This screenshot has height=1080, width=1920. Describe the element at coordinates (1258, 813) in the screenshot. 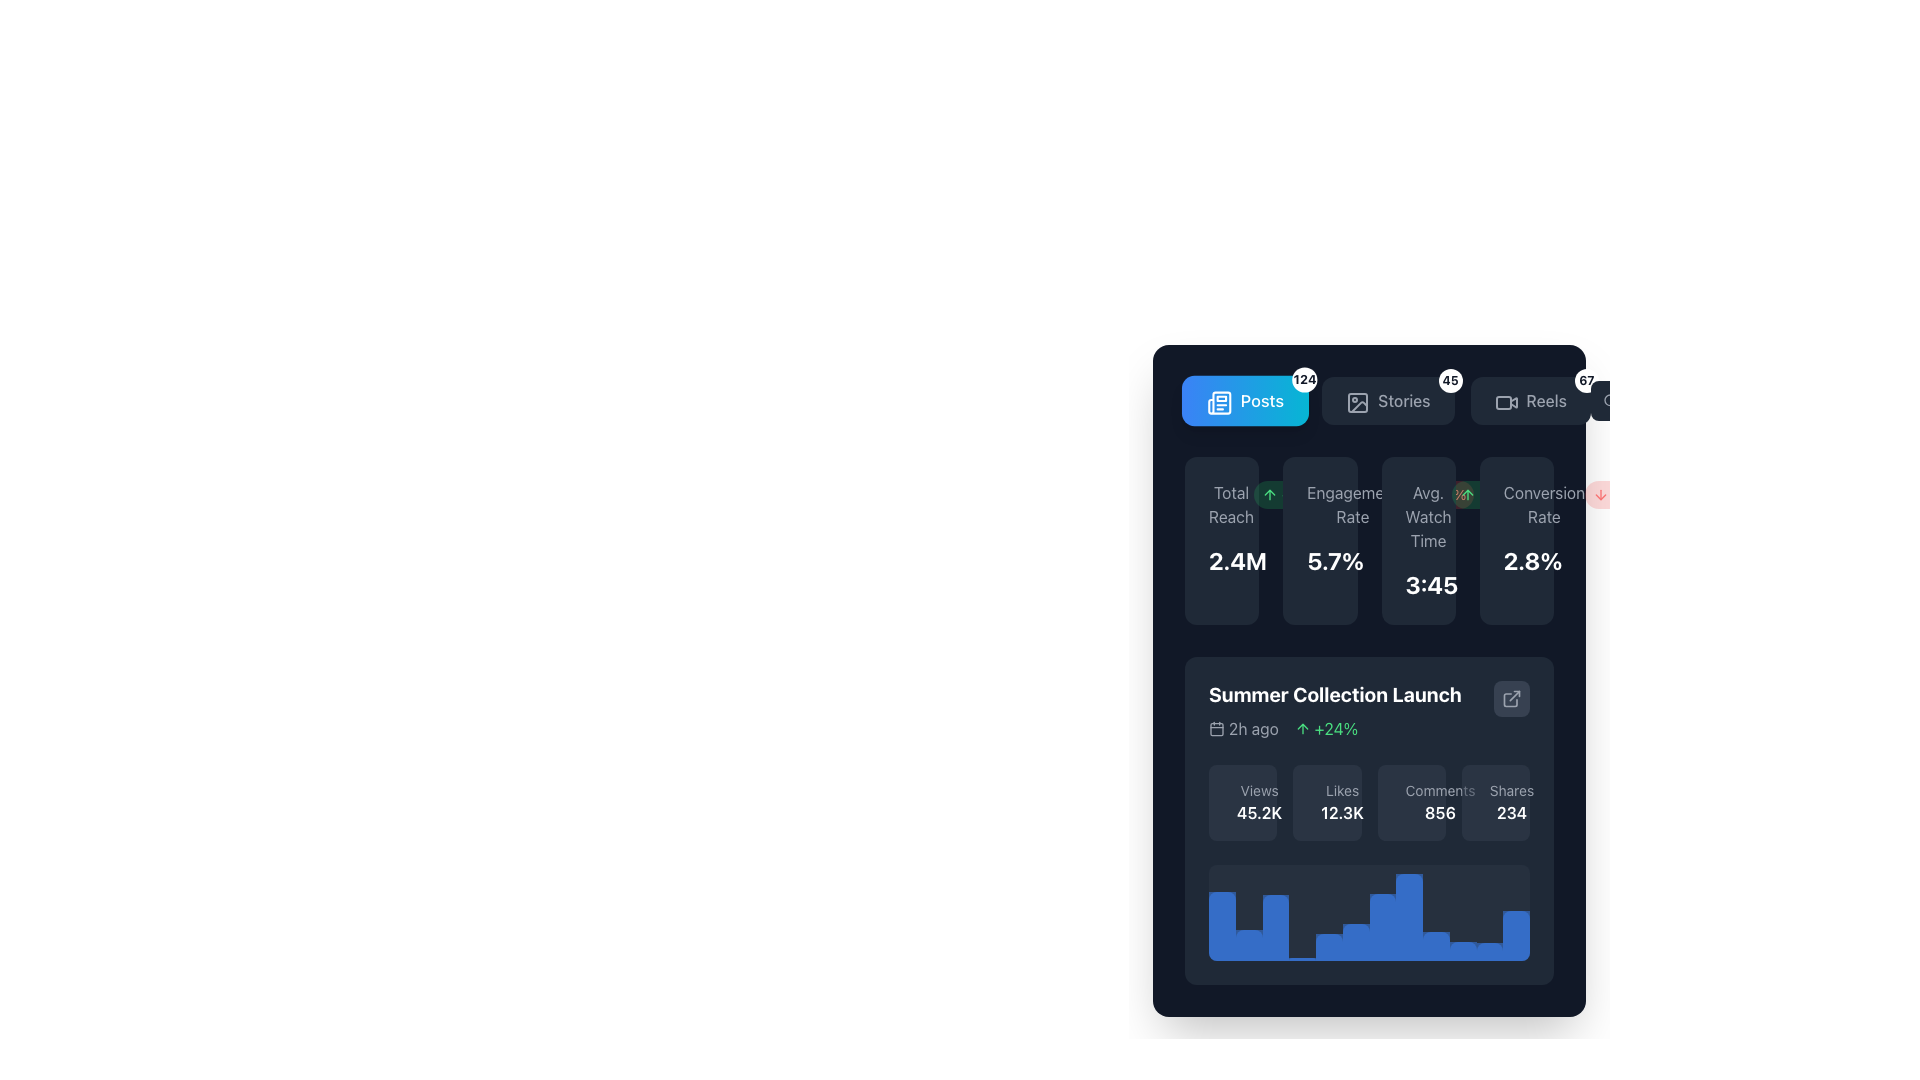

I see `the '45.2K' views text label in the 'Views' subsection of the 'Summer Collection Launch' section` at that location.